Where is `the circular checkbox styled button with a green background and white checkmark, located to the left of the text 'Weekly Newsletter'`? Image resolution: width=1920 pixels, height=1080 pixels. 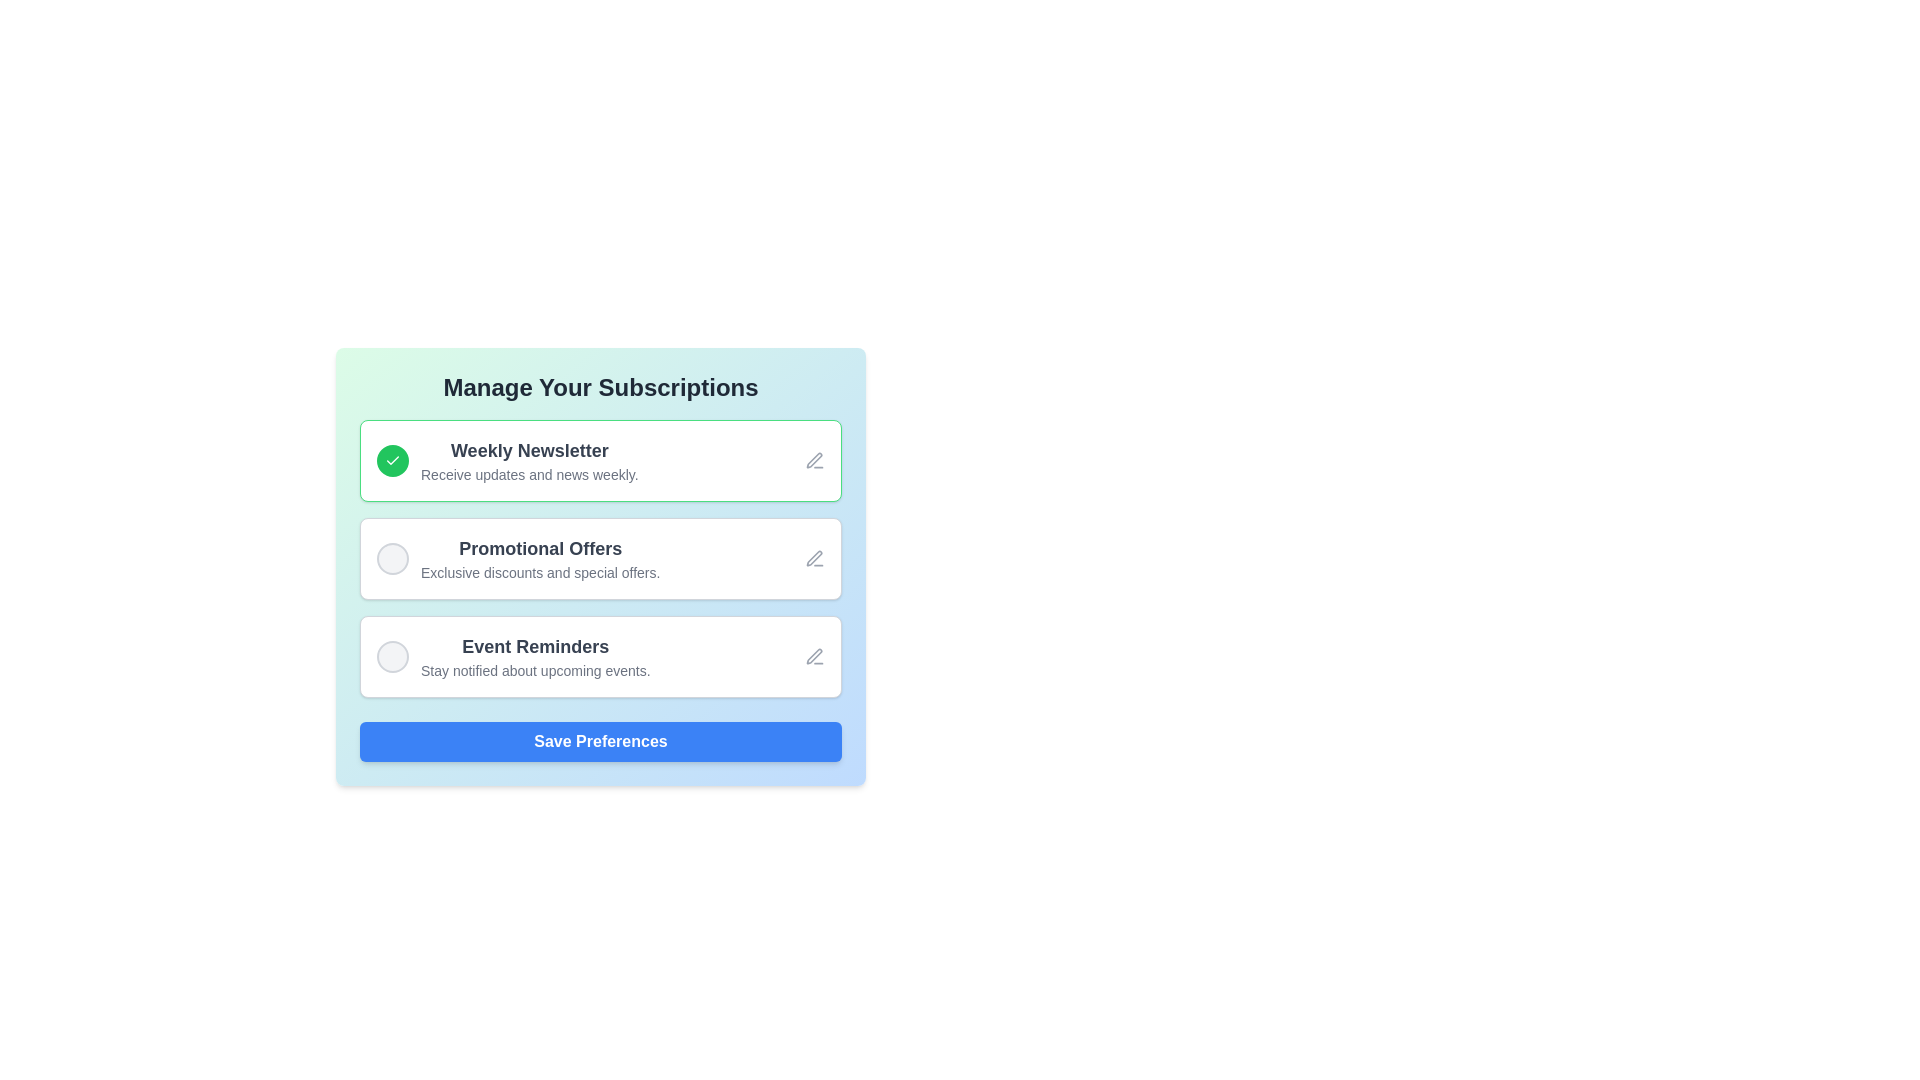 the circular checkbox styled button with a green background and white checkmark, located to the left of the text 'Weekly Newsletter' is located at coordinates (393, 461).